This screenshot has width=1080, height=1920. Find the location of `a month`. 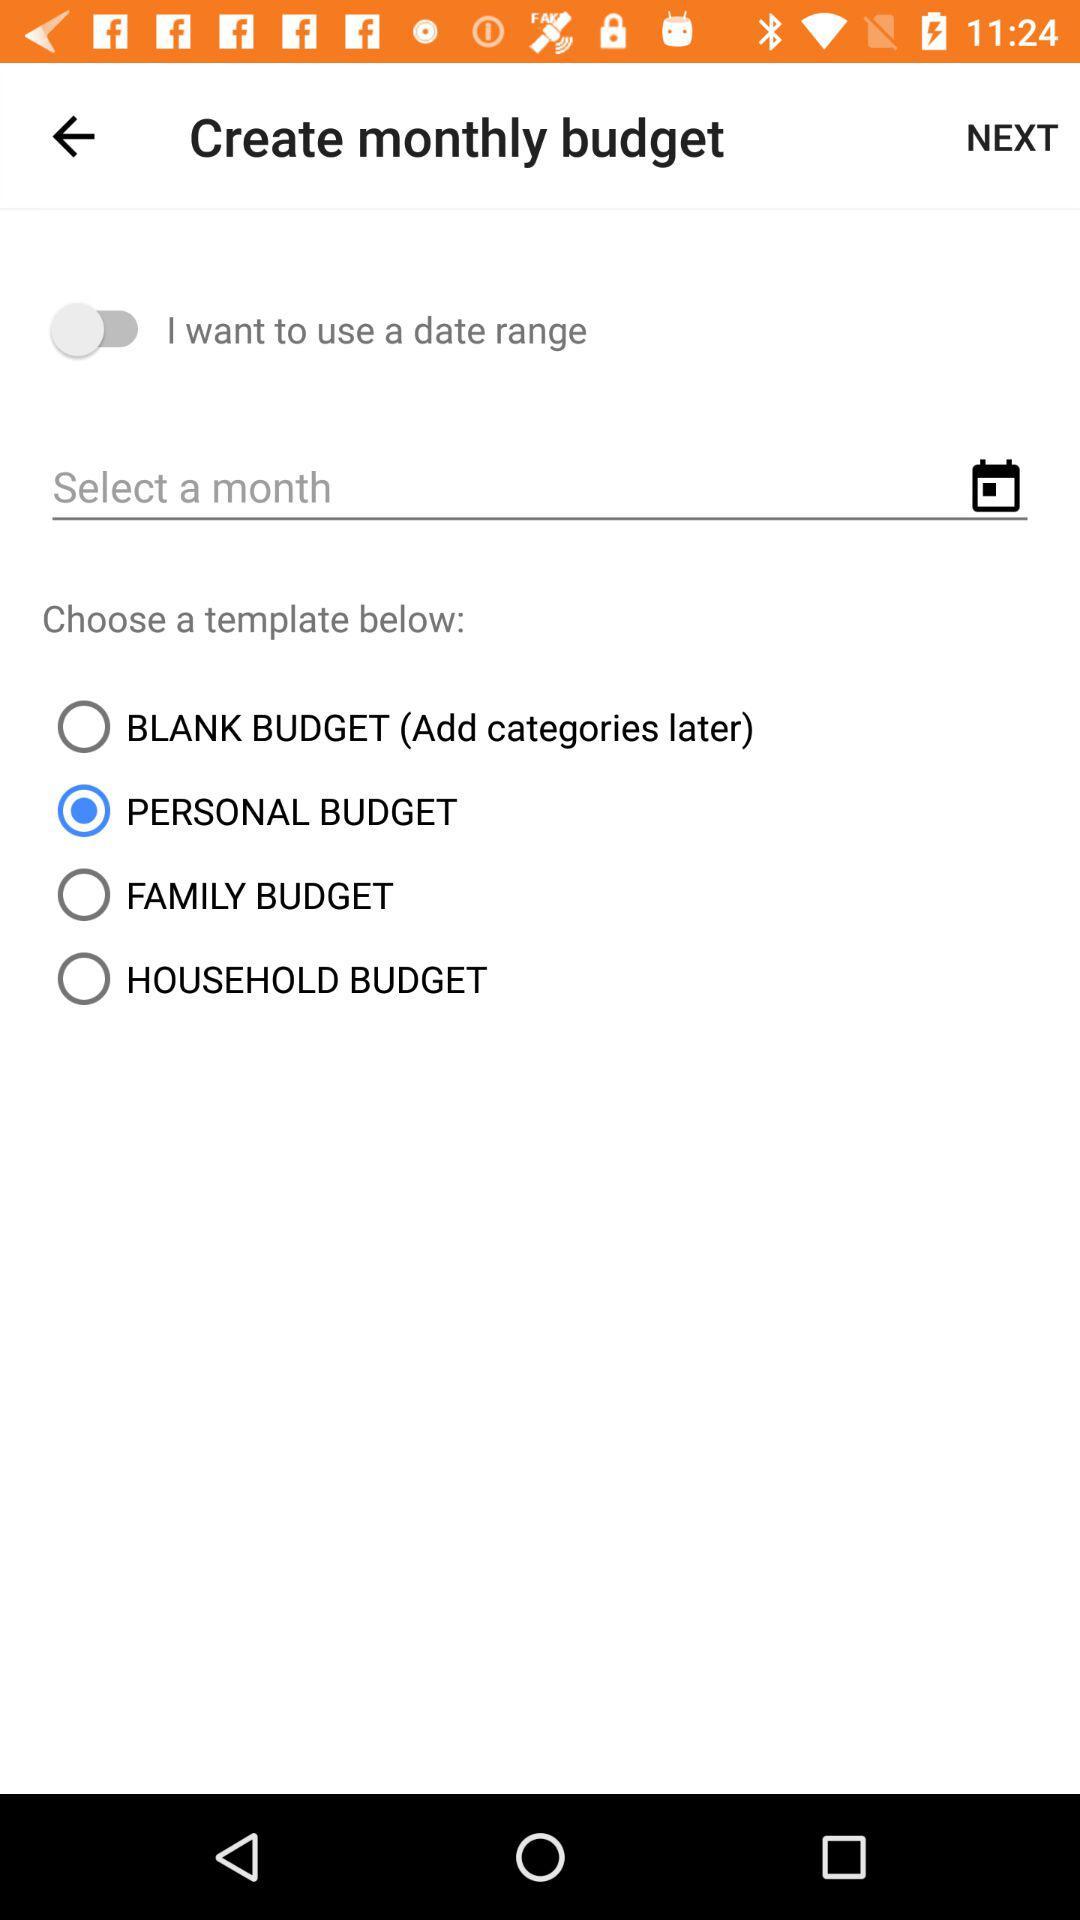

a month is located at coordinates (540, 488).